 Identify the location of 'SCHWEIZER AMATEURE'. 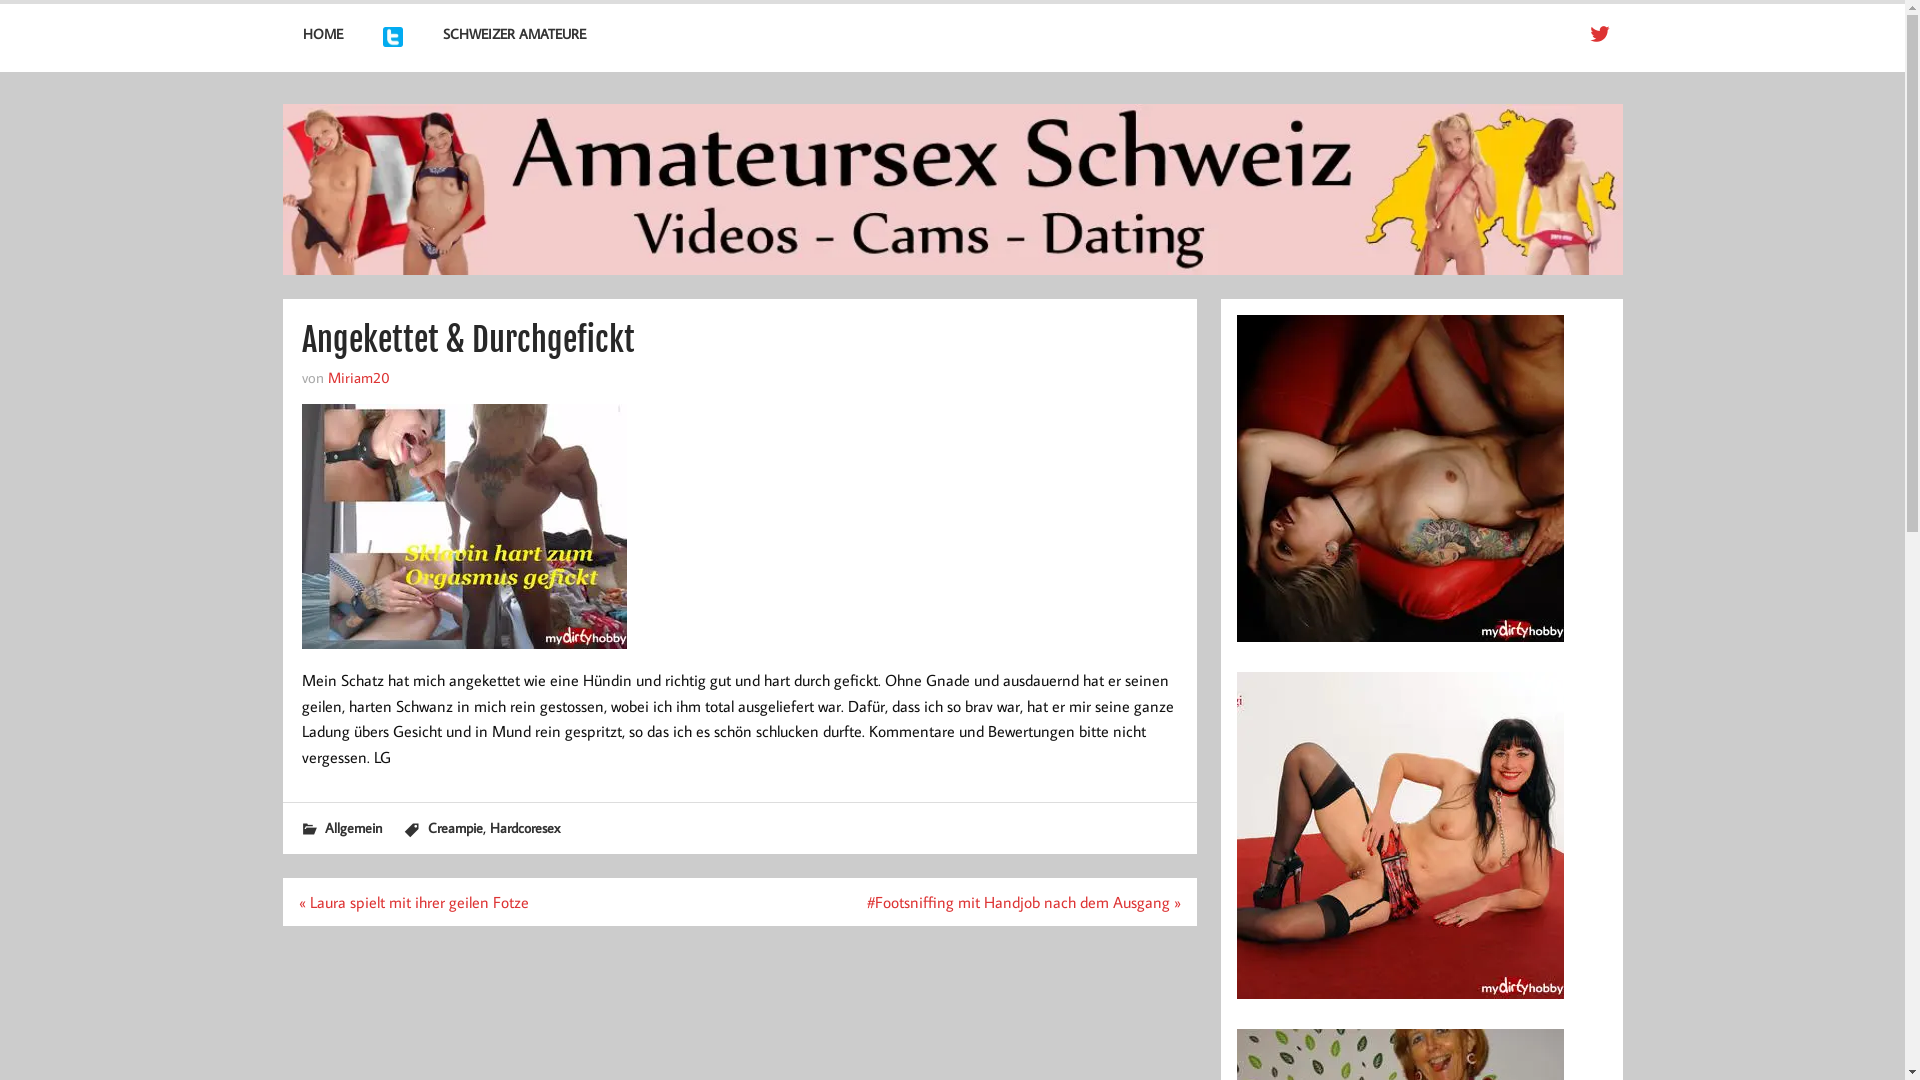
(514, 34).